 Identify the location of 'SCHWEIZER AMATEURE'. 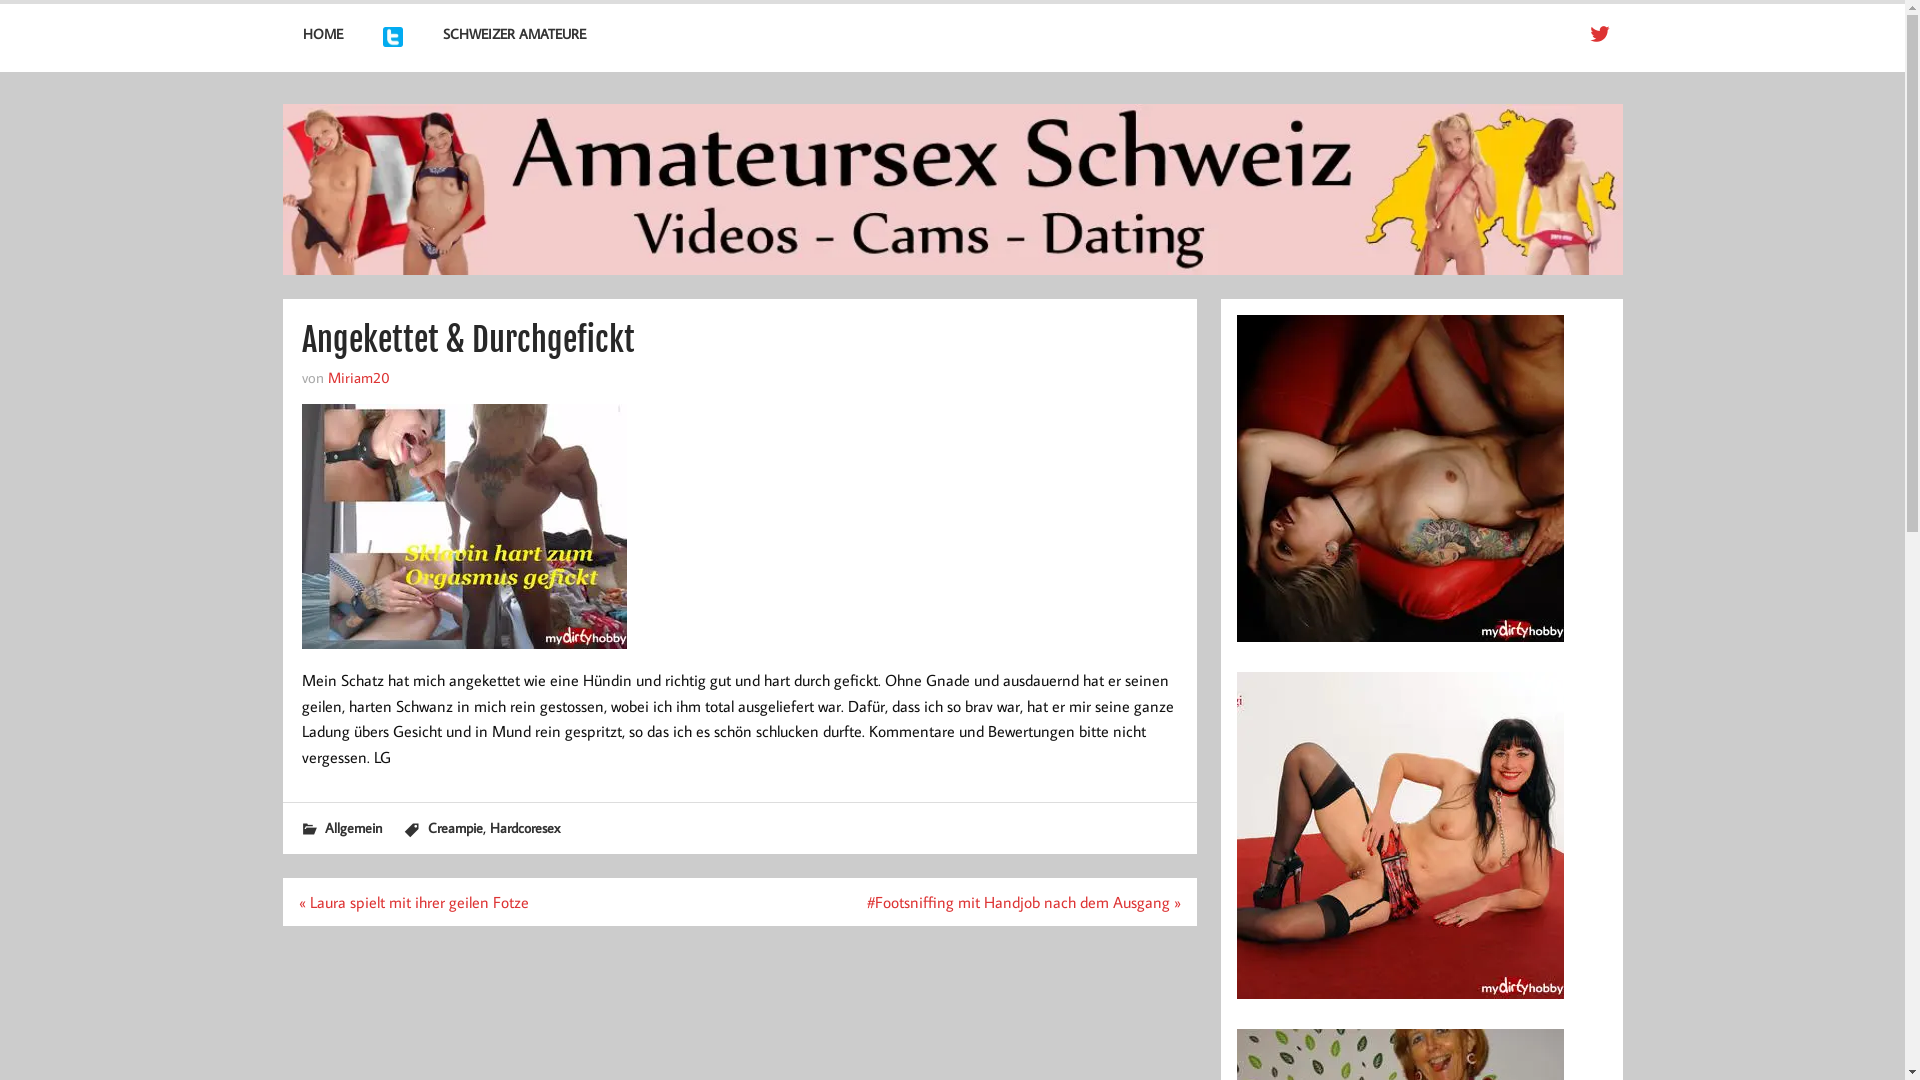
(514, 34).